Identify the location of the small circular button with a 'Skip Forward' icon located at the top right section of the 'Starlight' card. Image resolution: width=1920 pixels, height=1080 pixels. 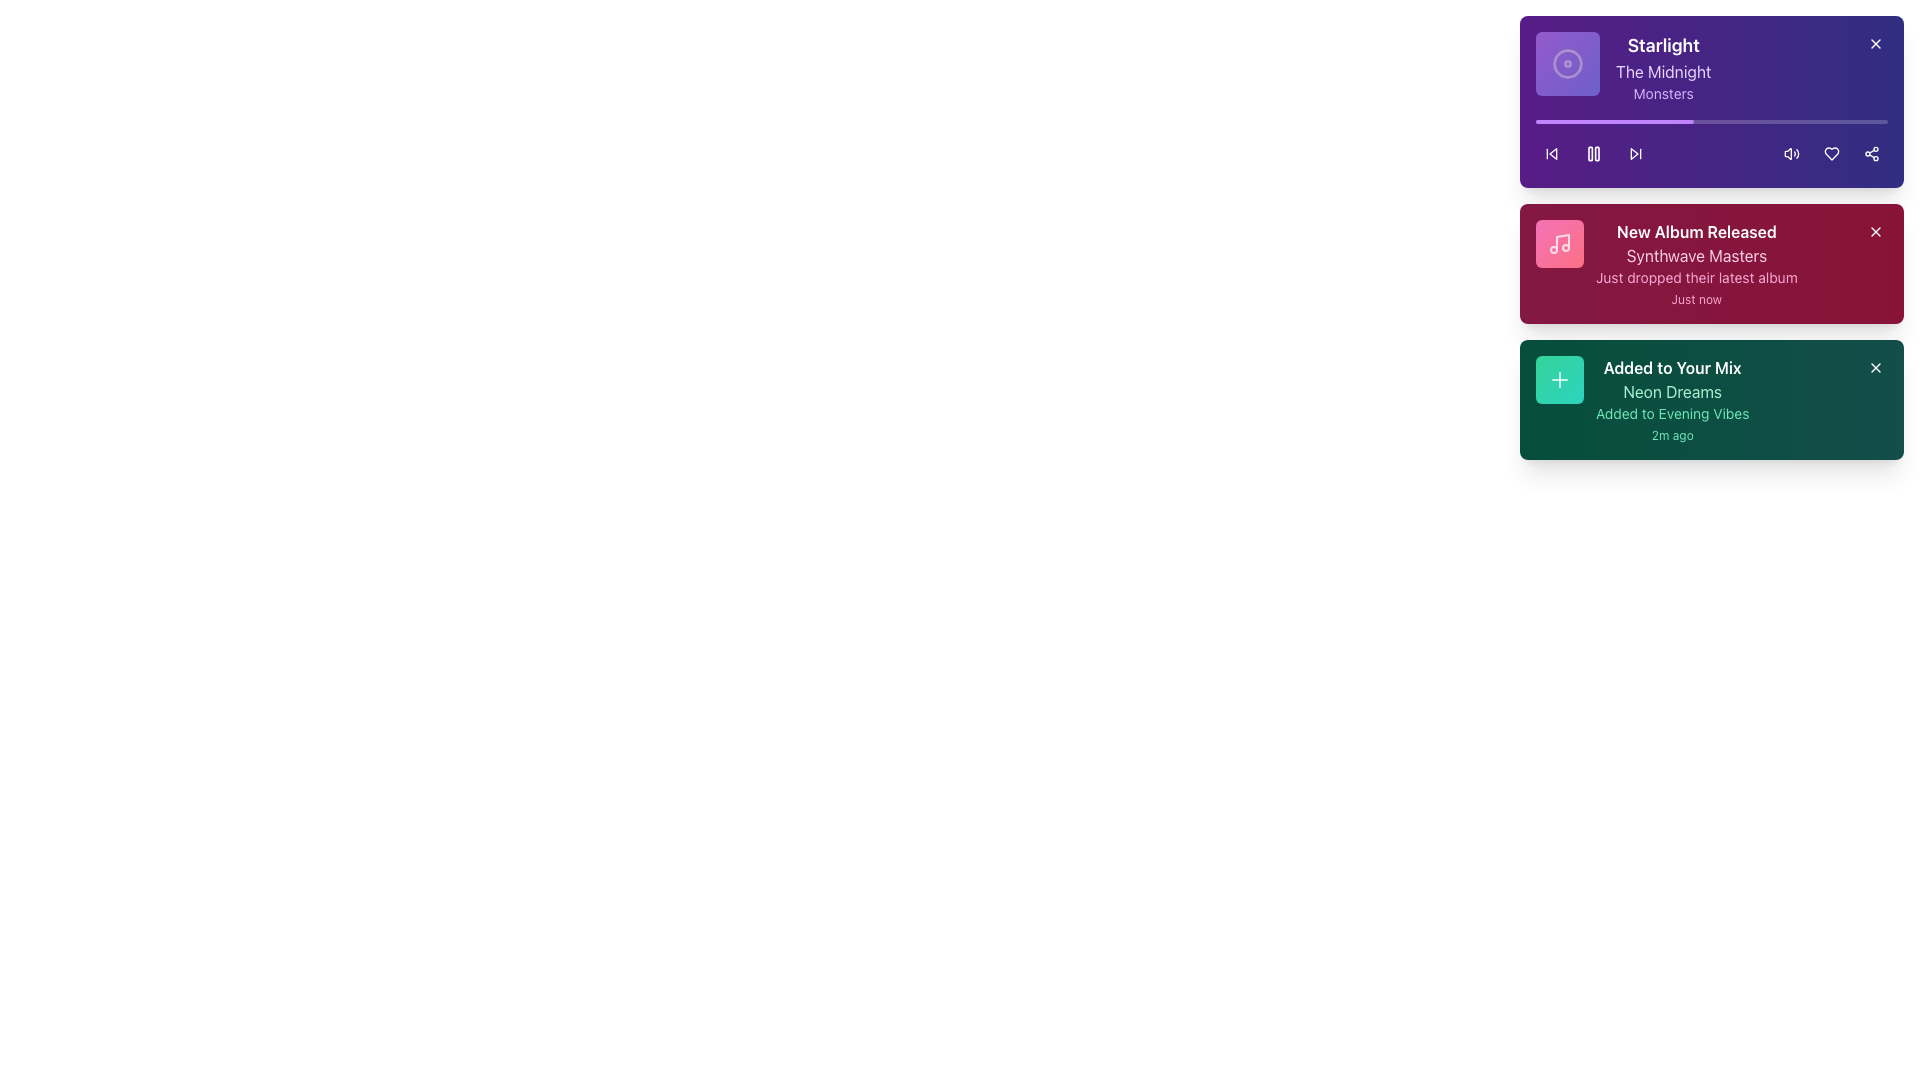
(1636, 153).